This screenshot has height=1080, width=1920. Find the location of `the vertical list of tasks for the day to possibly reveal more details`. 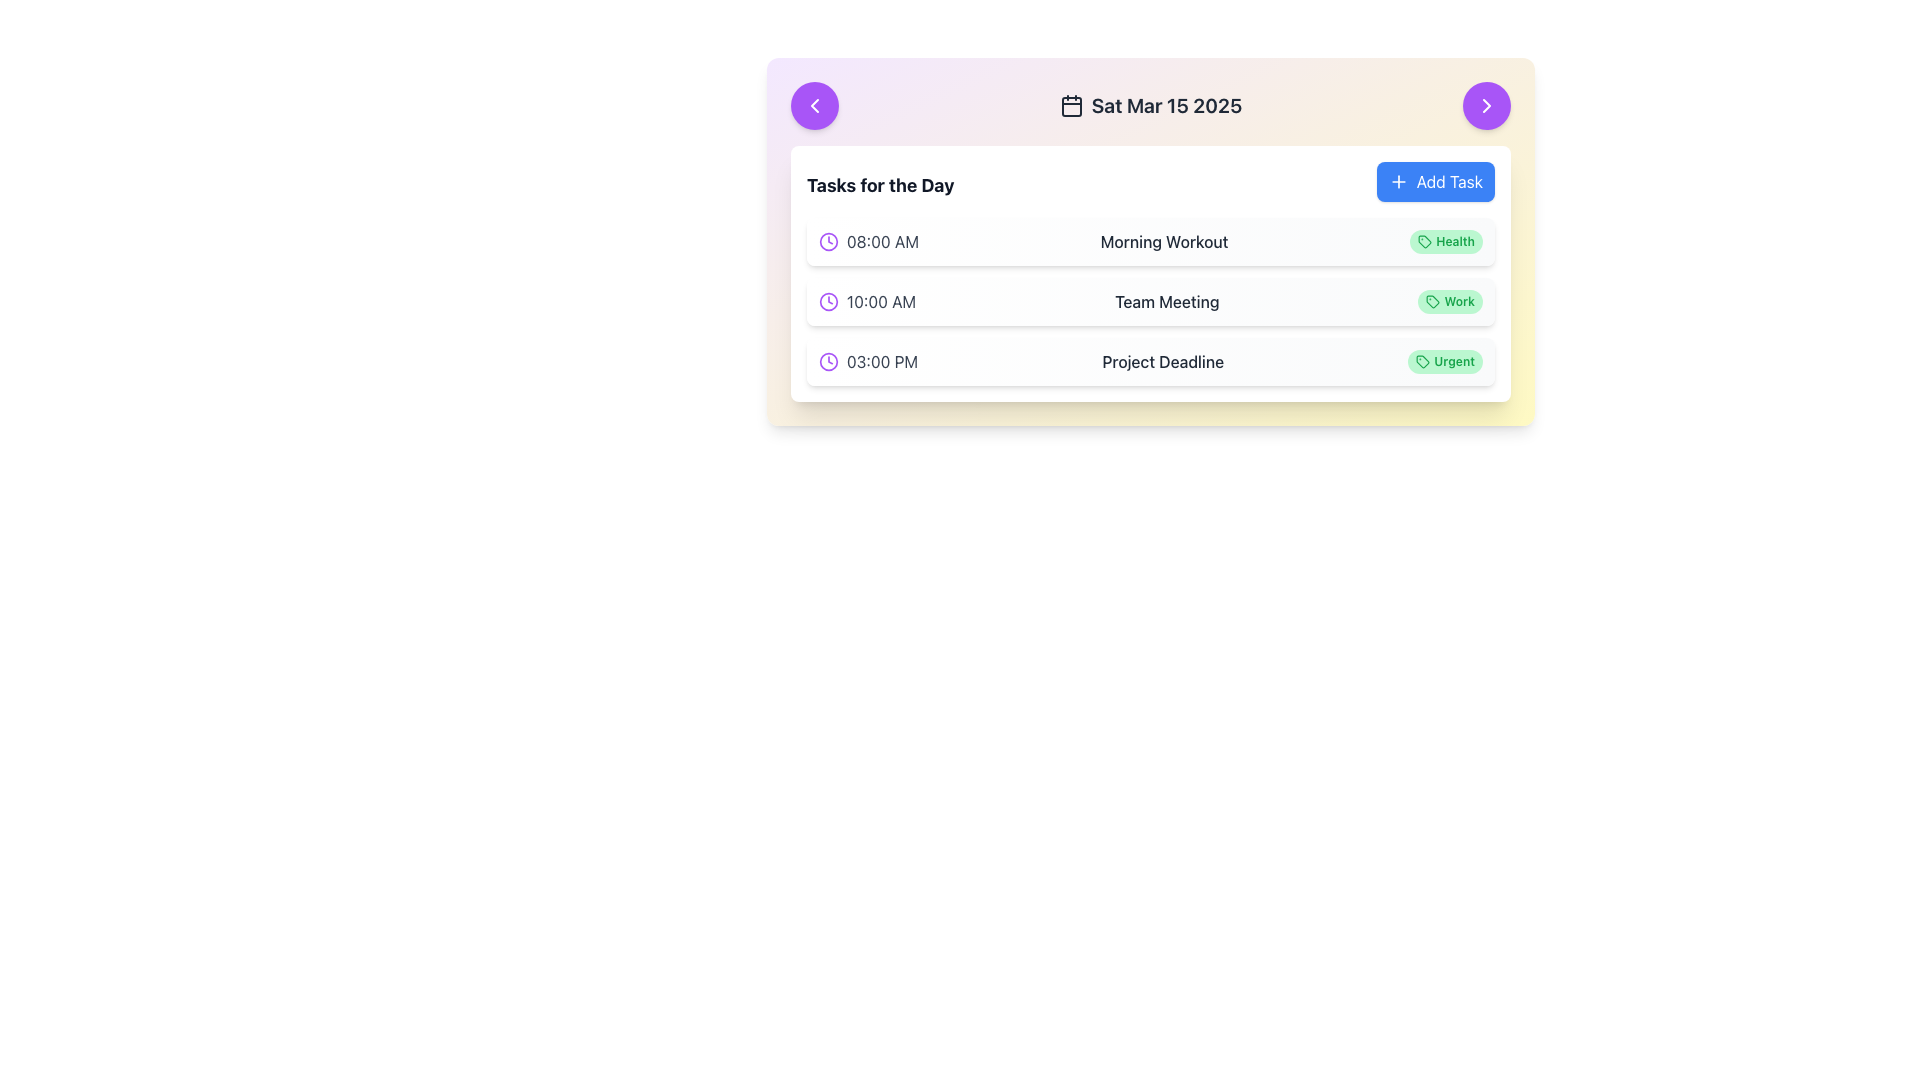

the vertical list of tasks for the day to possibly reveal more details is located at coordinates (1151, 301).